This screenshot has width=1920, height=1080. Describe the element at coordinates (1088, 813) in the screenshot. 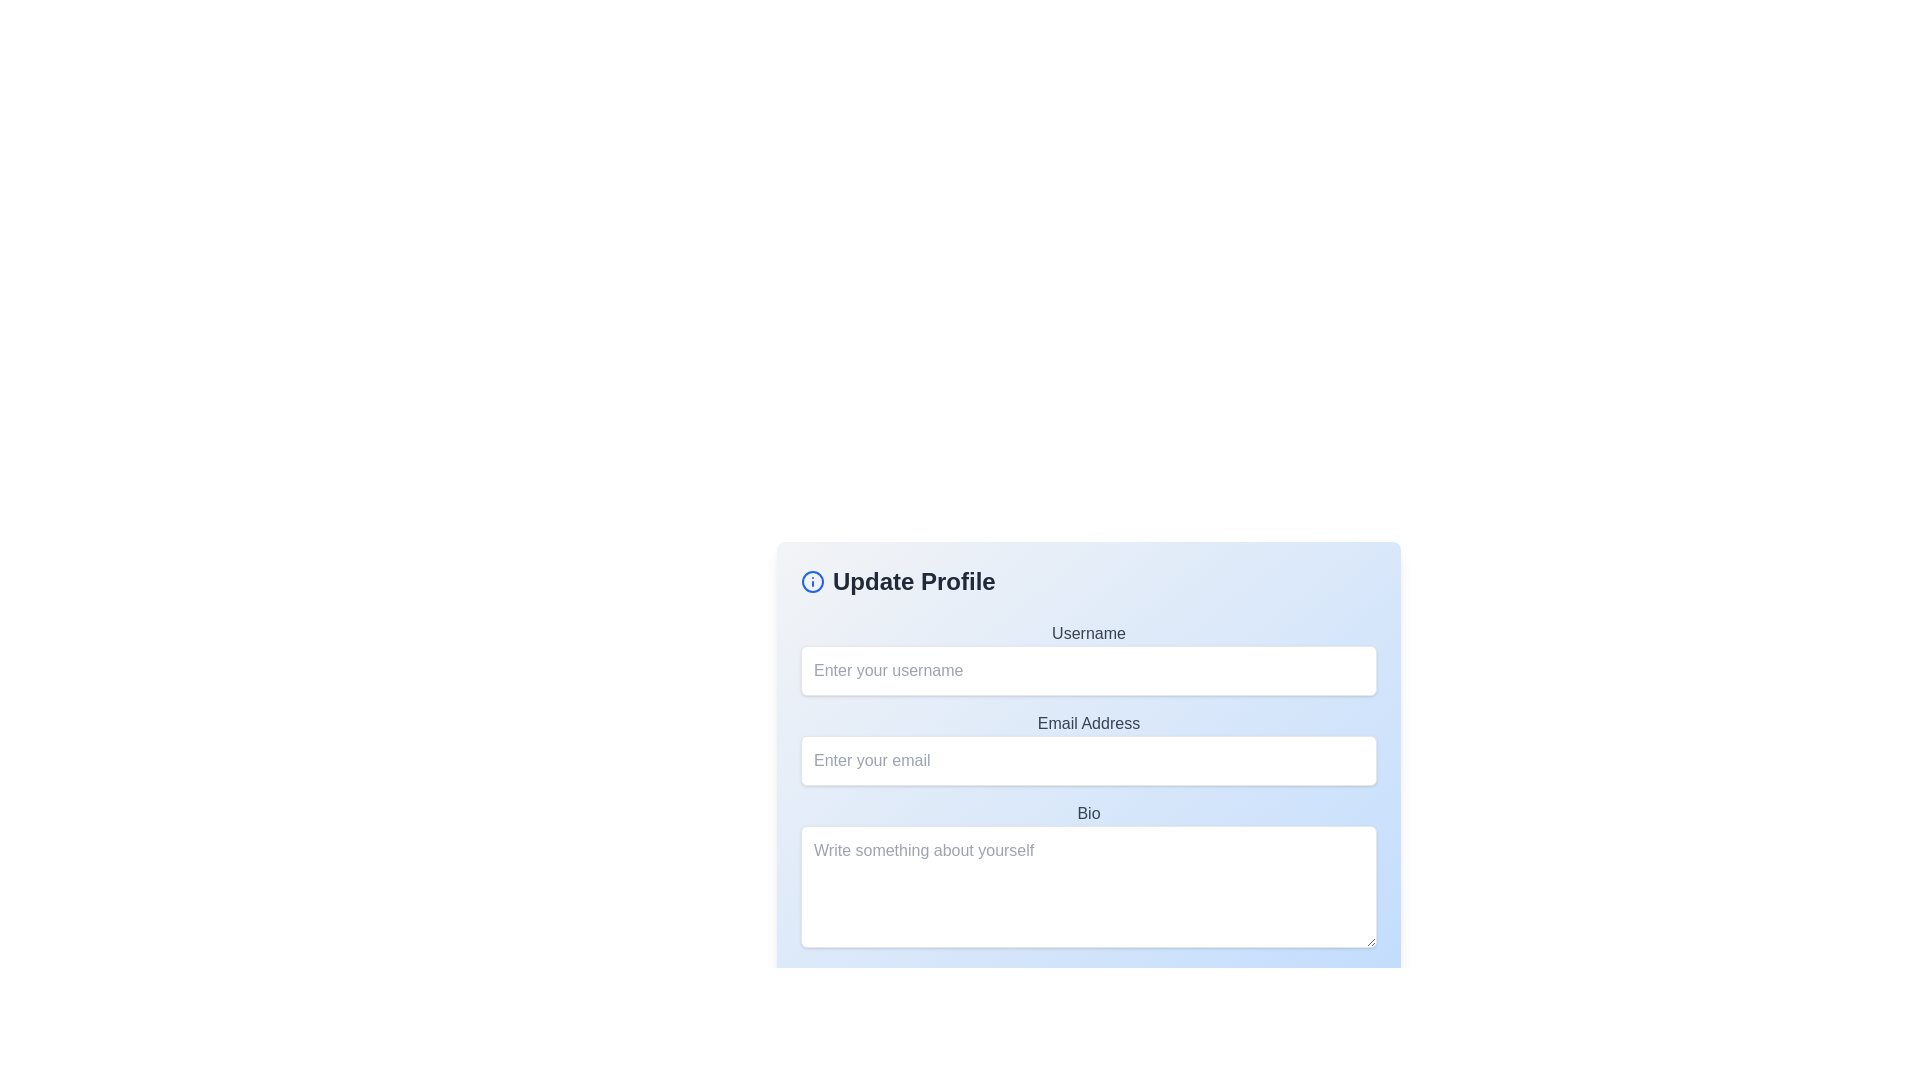

I see `the 'Bio' label, which is styled with gray color and medium-weight font, positioned above the textbox for 'Write something about yourself' in the 'Update Profile' form` at that location.